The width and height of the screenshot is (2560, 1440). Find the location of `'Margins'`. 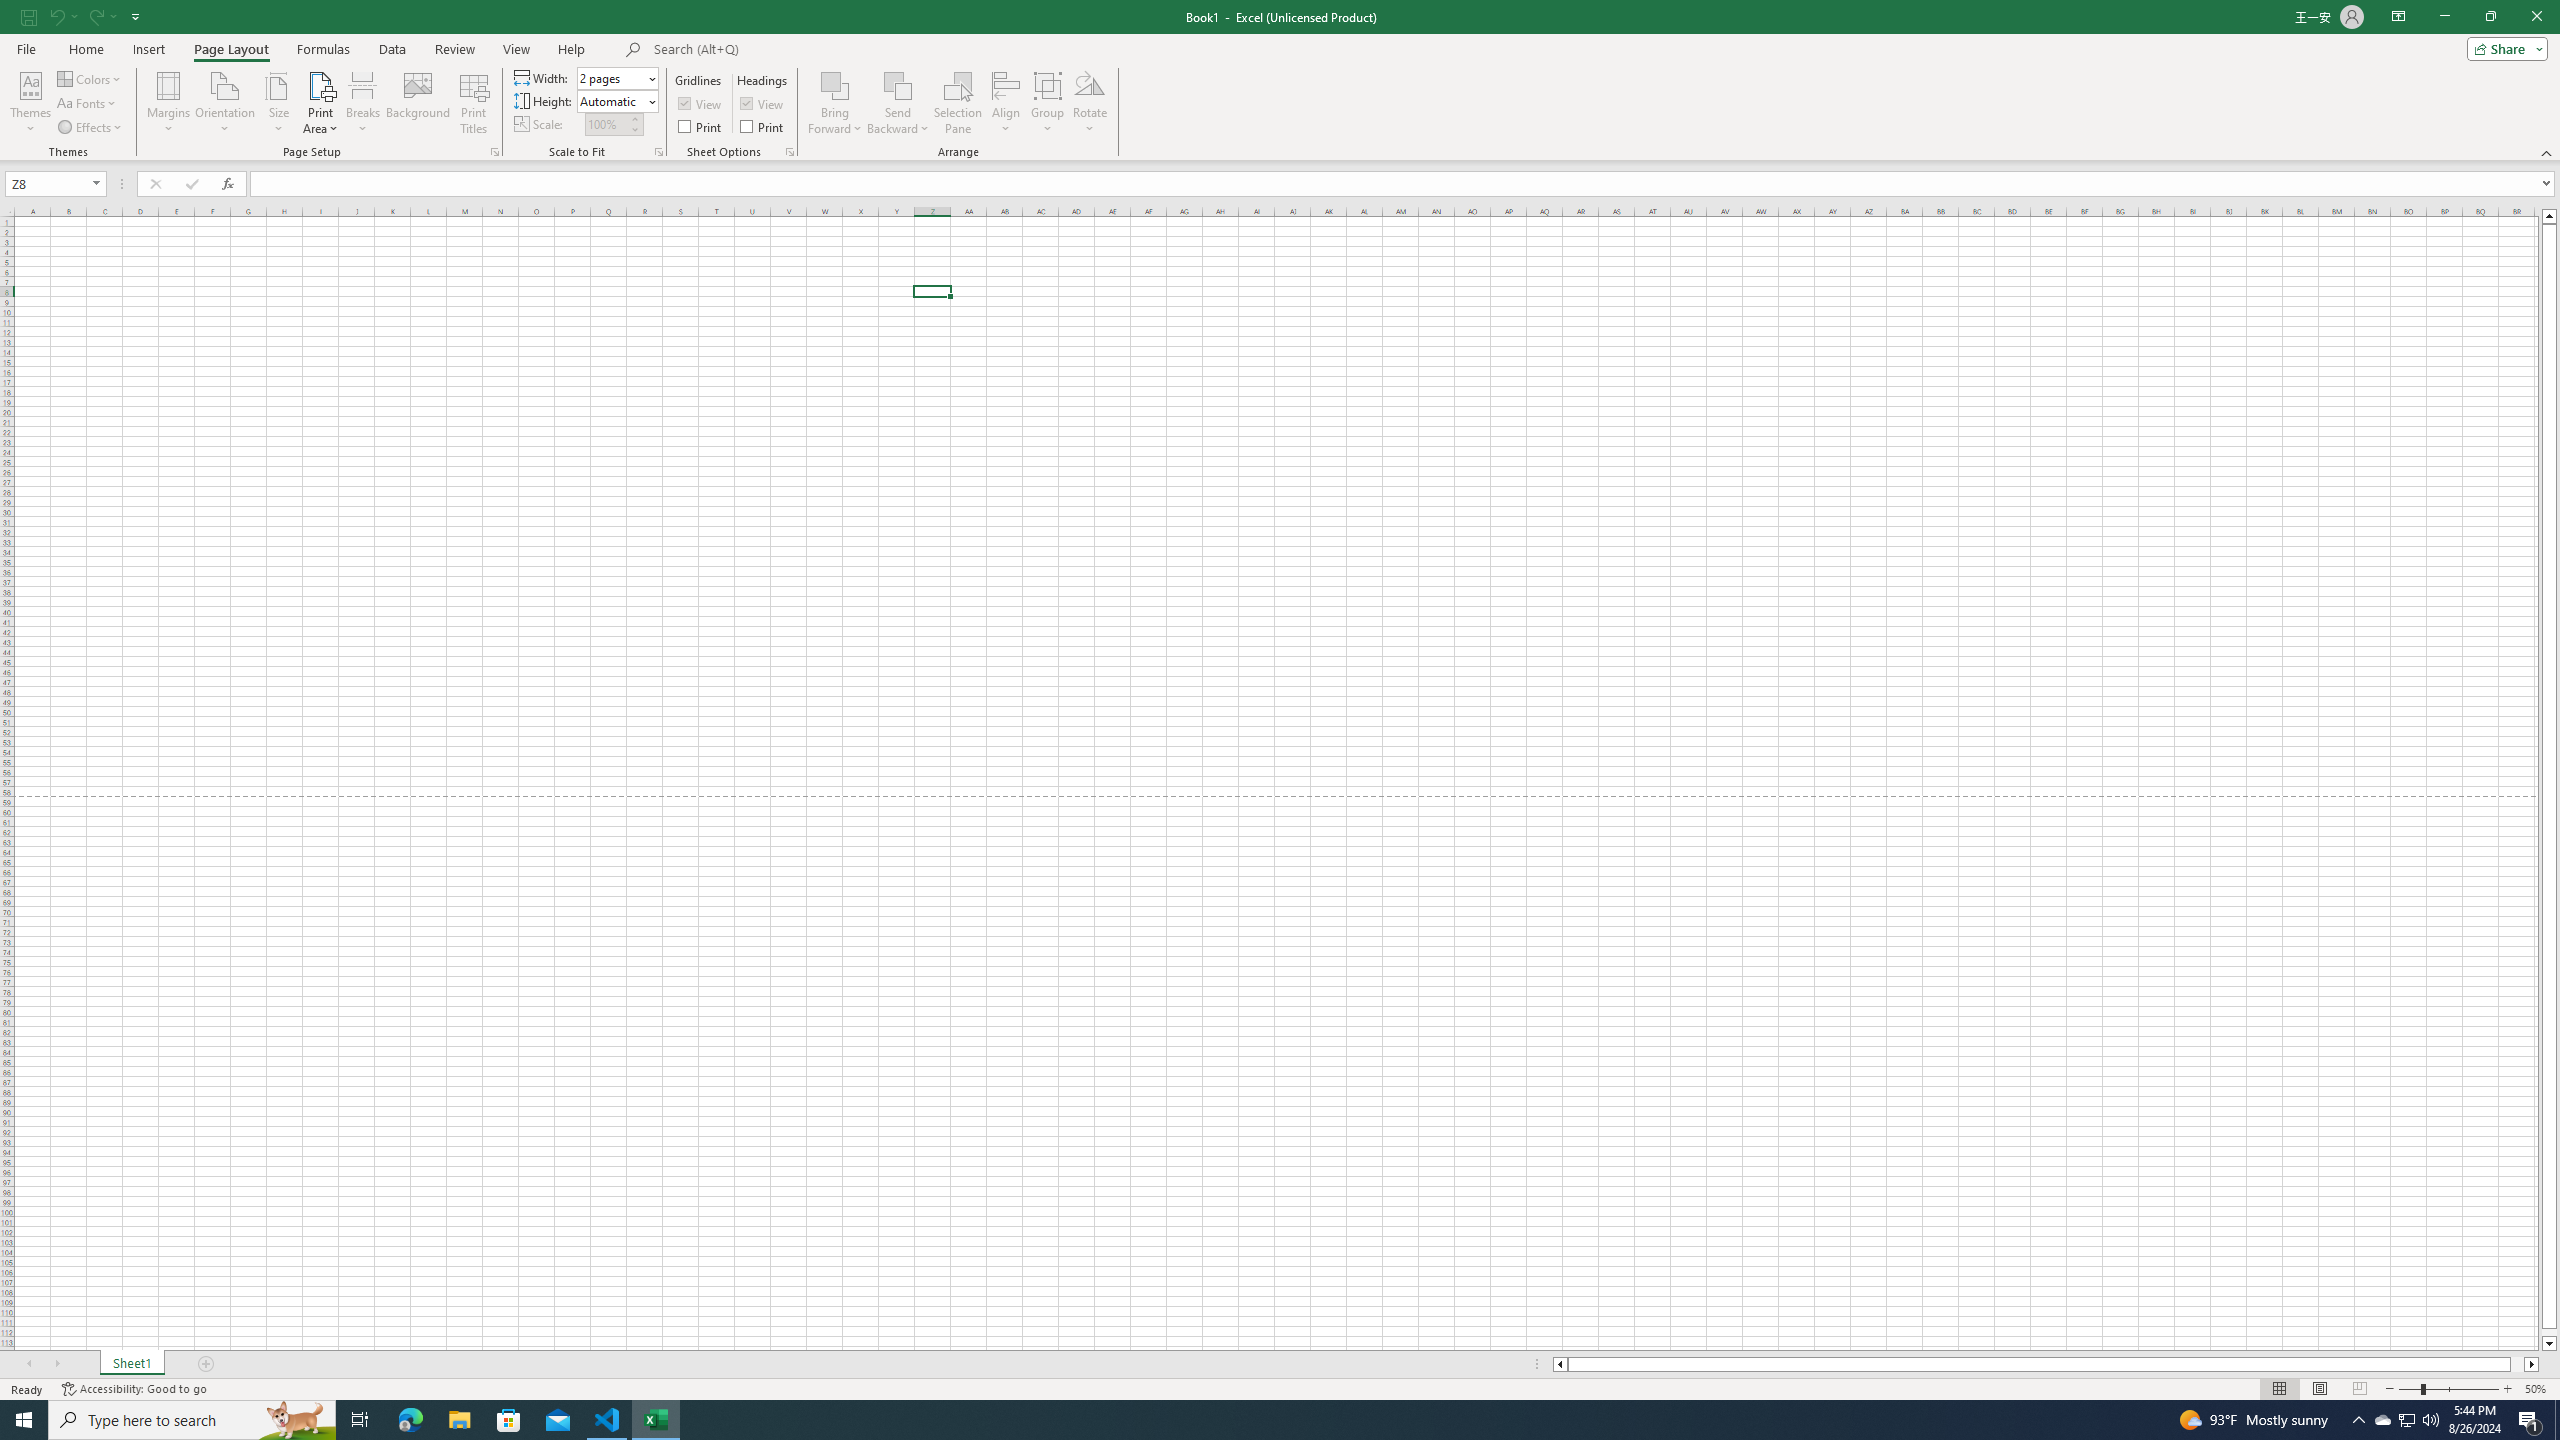

'Margins' is located at coordinates (167, 103).